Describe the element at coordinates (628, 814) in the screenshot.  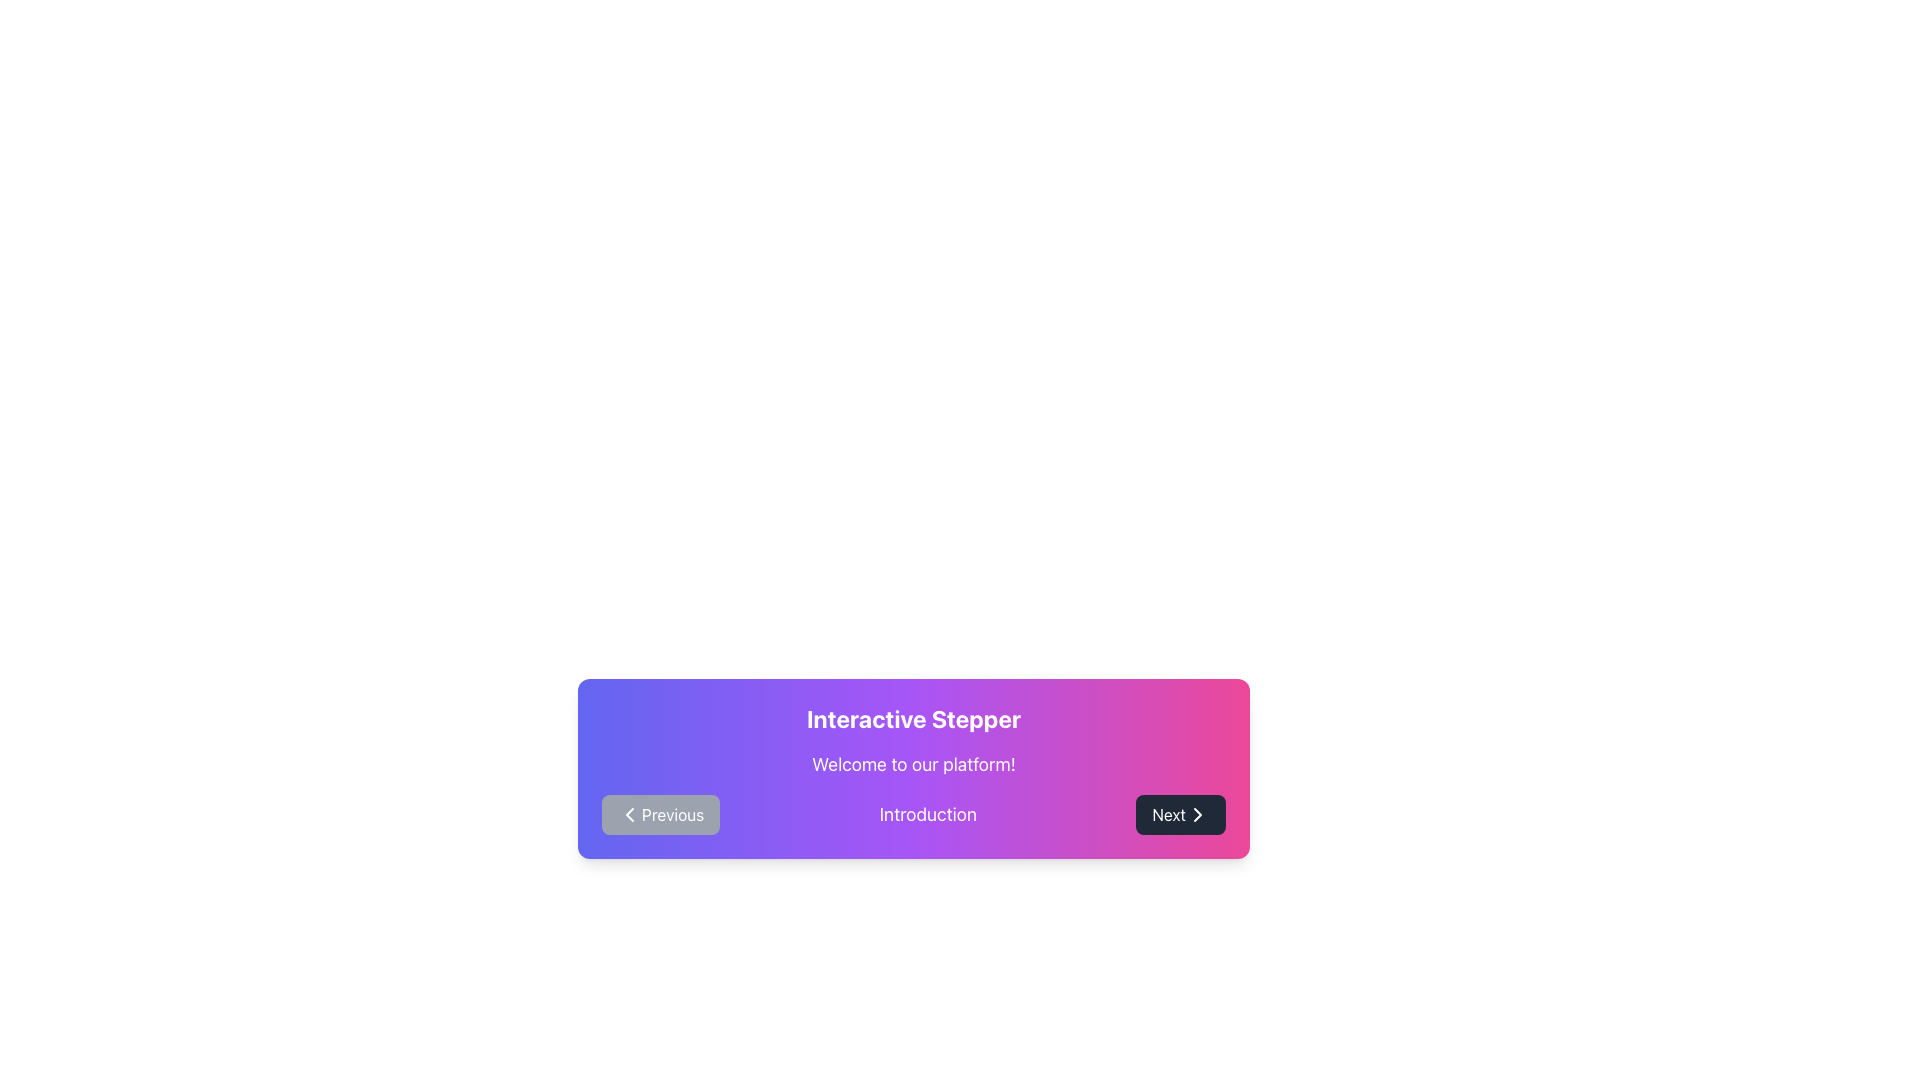
I see `the 'Previous' button which contains a left-pointing chevron icon with a gray stroke color` at that location.